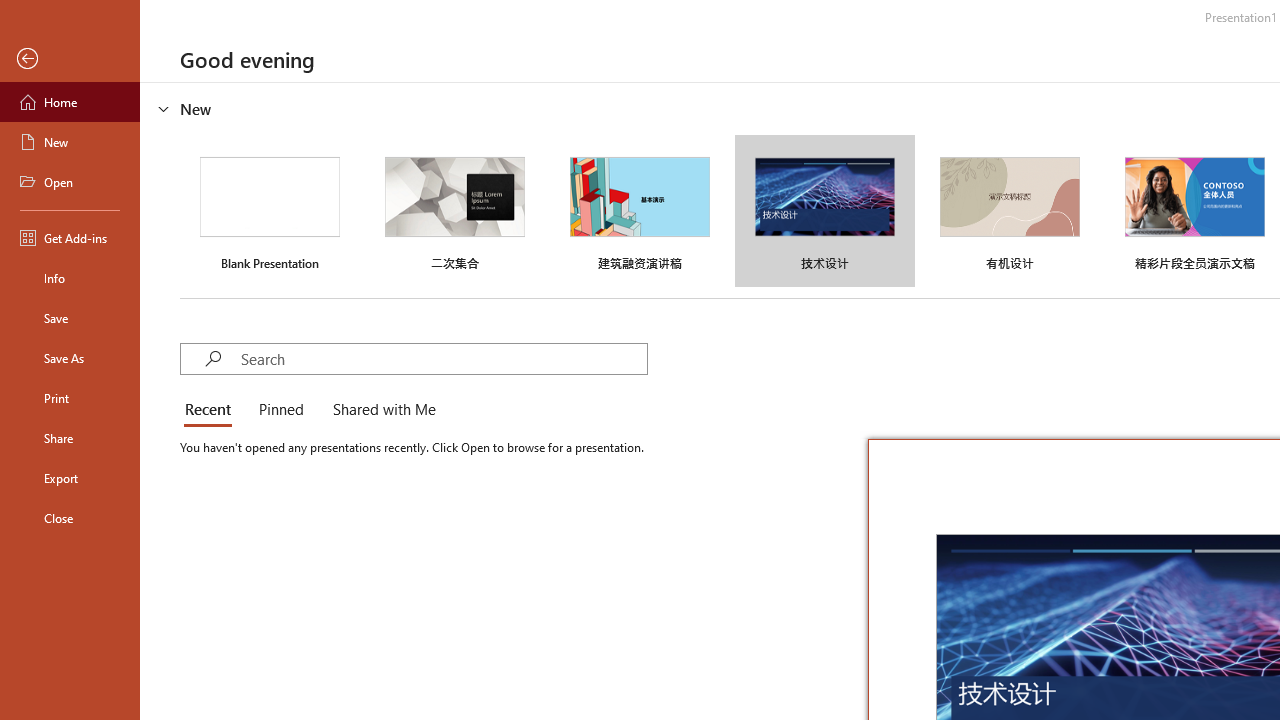 This screenshot has height=720, width=1280. Describe the element at coordinates (269, 211) in the screenshot. I see `'Blank Presentation'` at that location.